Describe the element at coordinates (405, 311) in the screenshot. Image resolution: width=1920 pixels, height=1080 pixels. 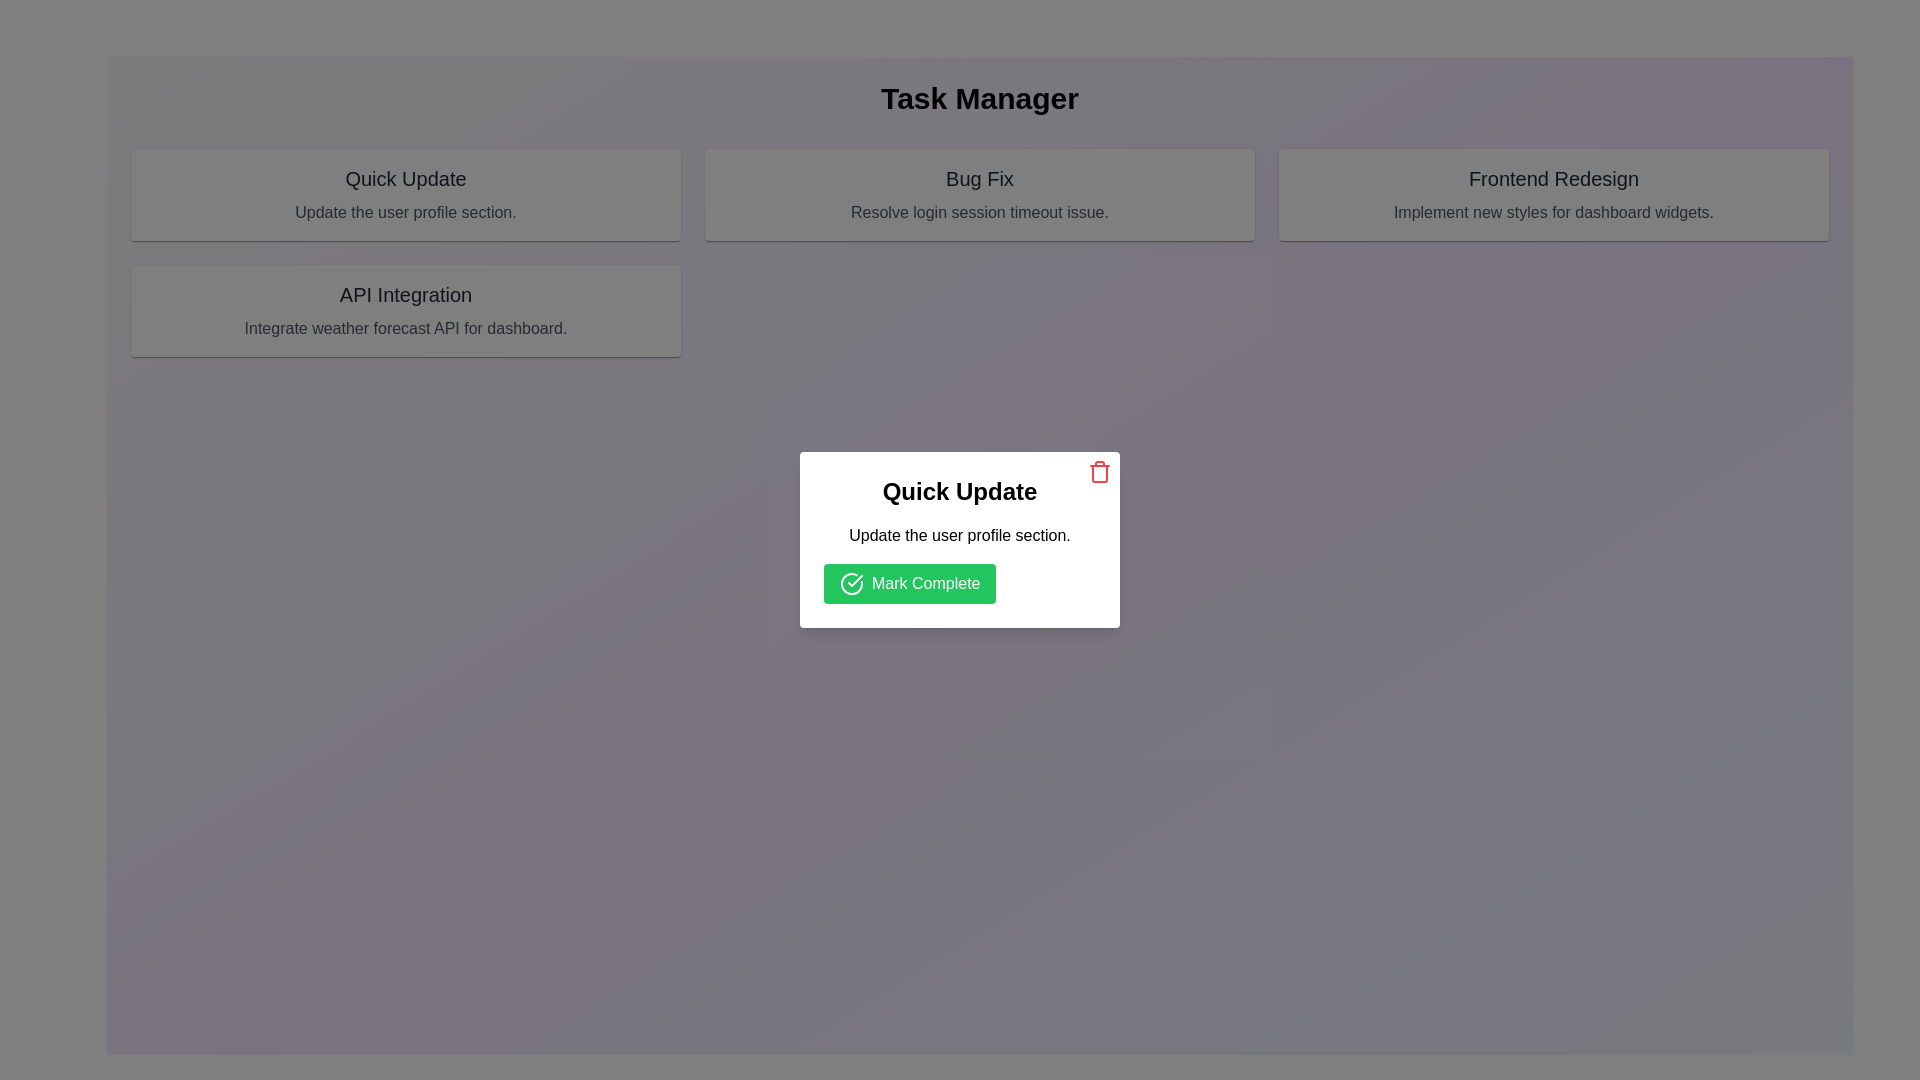
I see `the API Integration card located in the second column of the top row of the grid layout` at that location.